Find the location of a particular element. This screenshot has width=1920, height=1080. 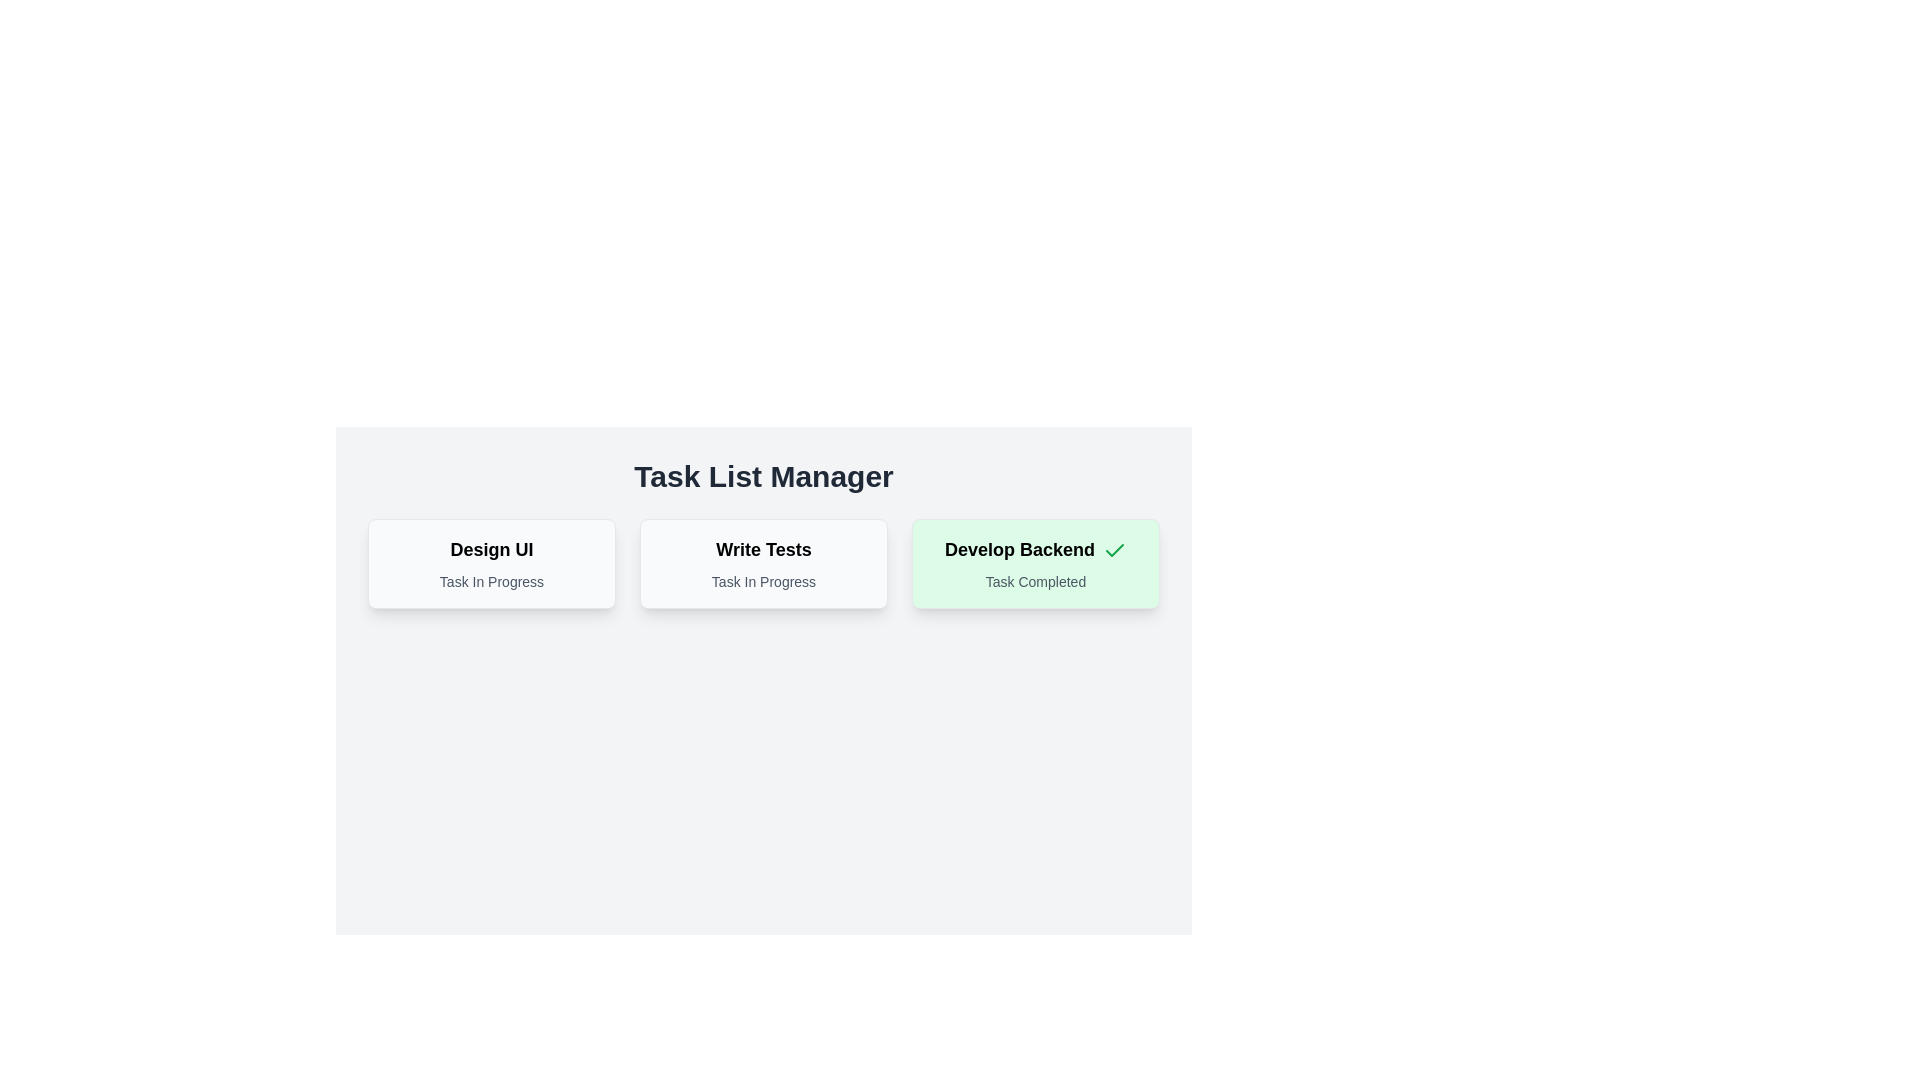

the task indicator card displaying 'Write Tests' and its status 'Task In Progress', located in the second column of three cards is located at coordinates (762, 563).